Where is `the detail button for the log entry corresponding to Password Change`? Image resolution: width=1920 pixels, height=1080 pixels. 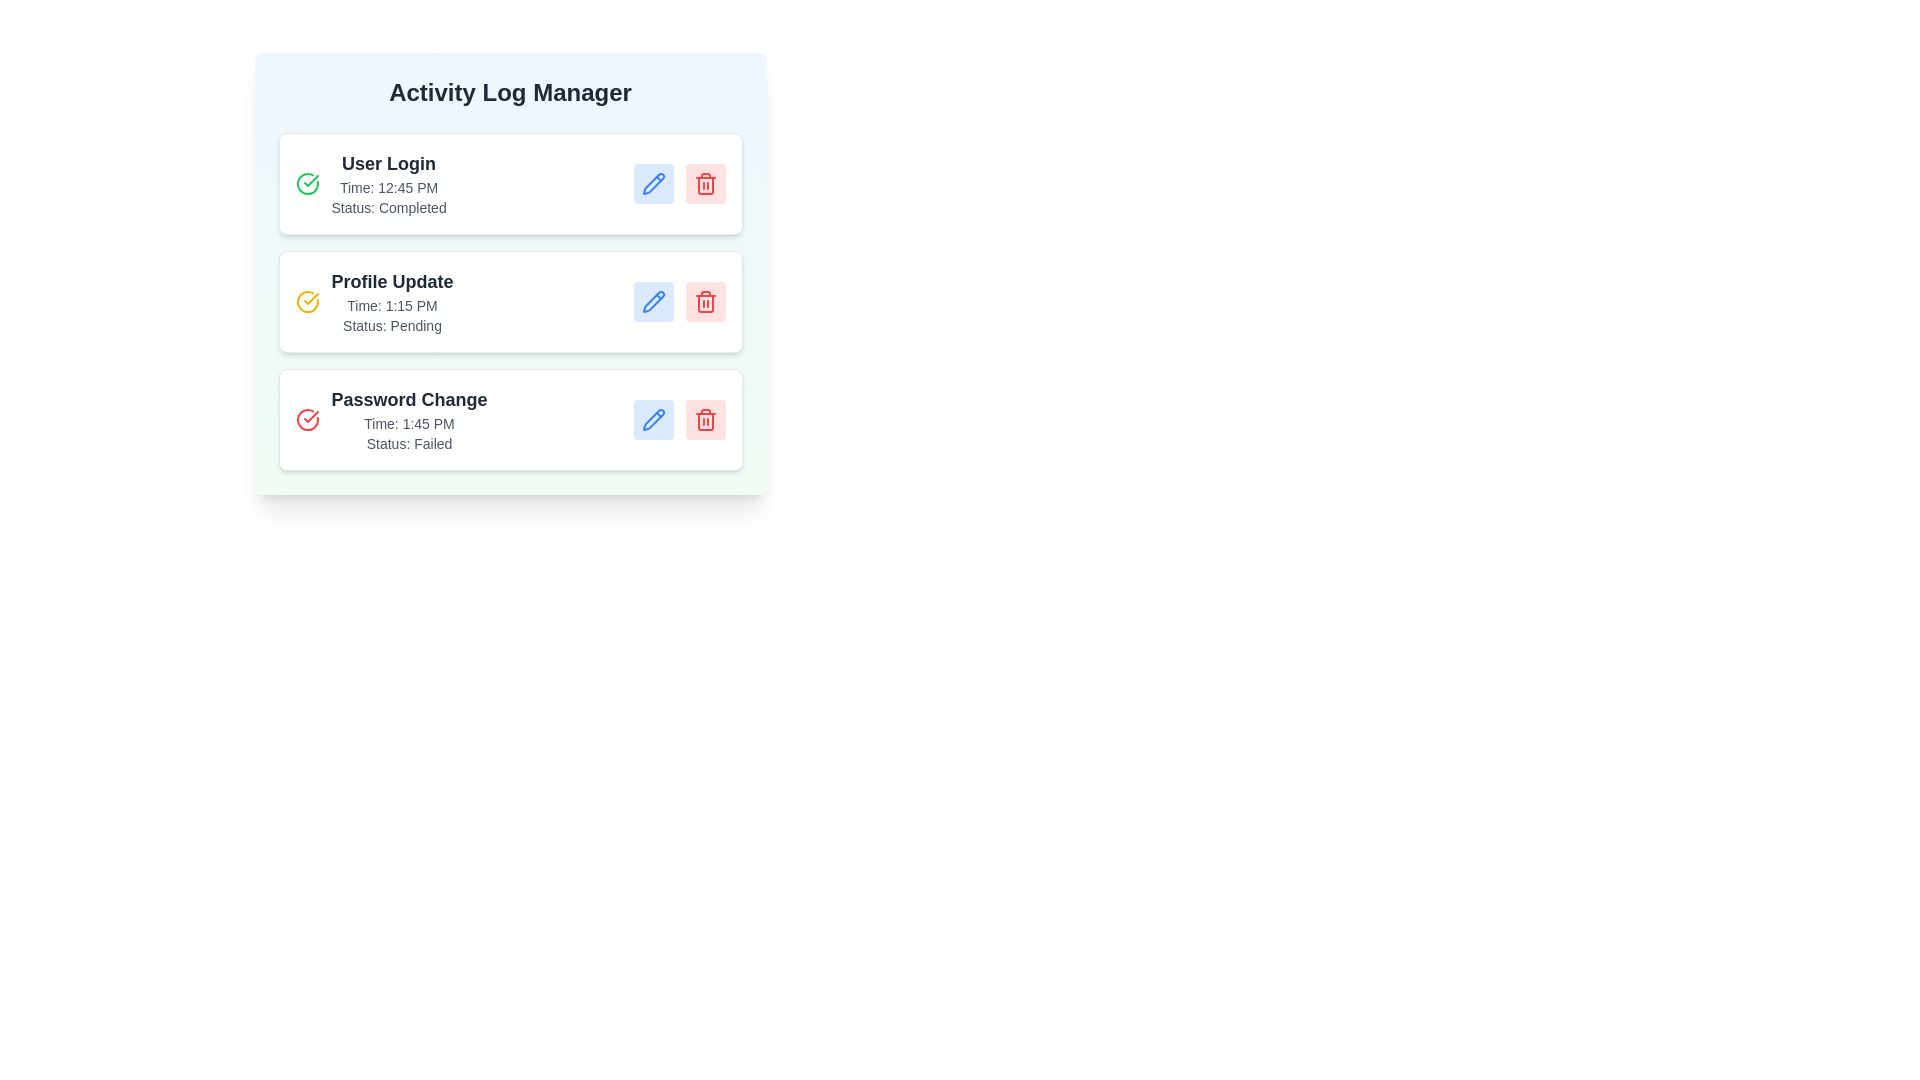
the detail button for the log entry corresponding to Password Change is located at coordinates (653, 419).